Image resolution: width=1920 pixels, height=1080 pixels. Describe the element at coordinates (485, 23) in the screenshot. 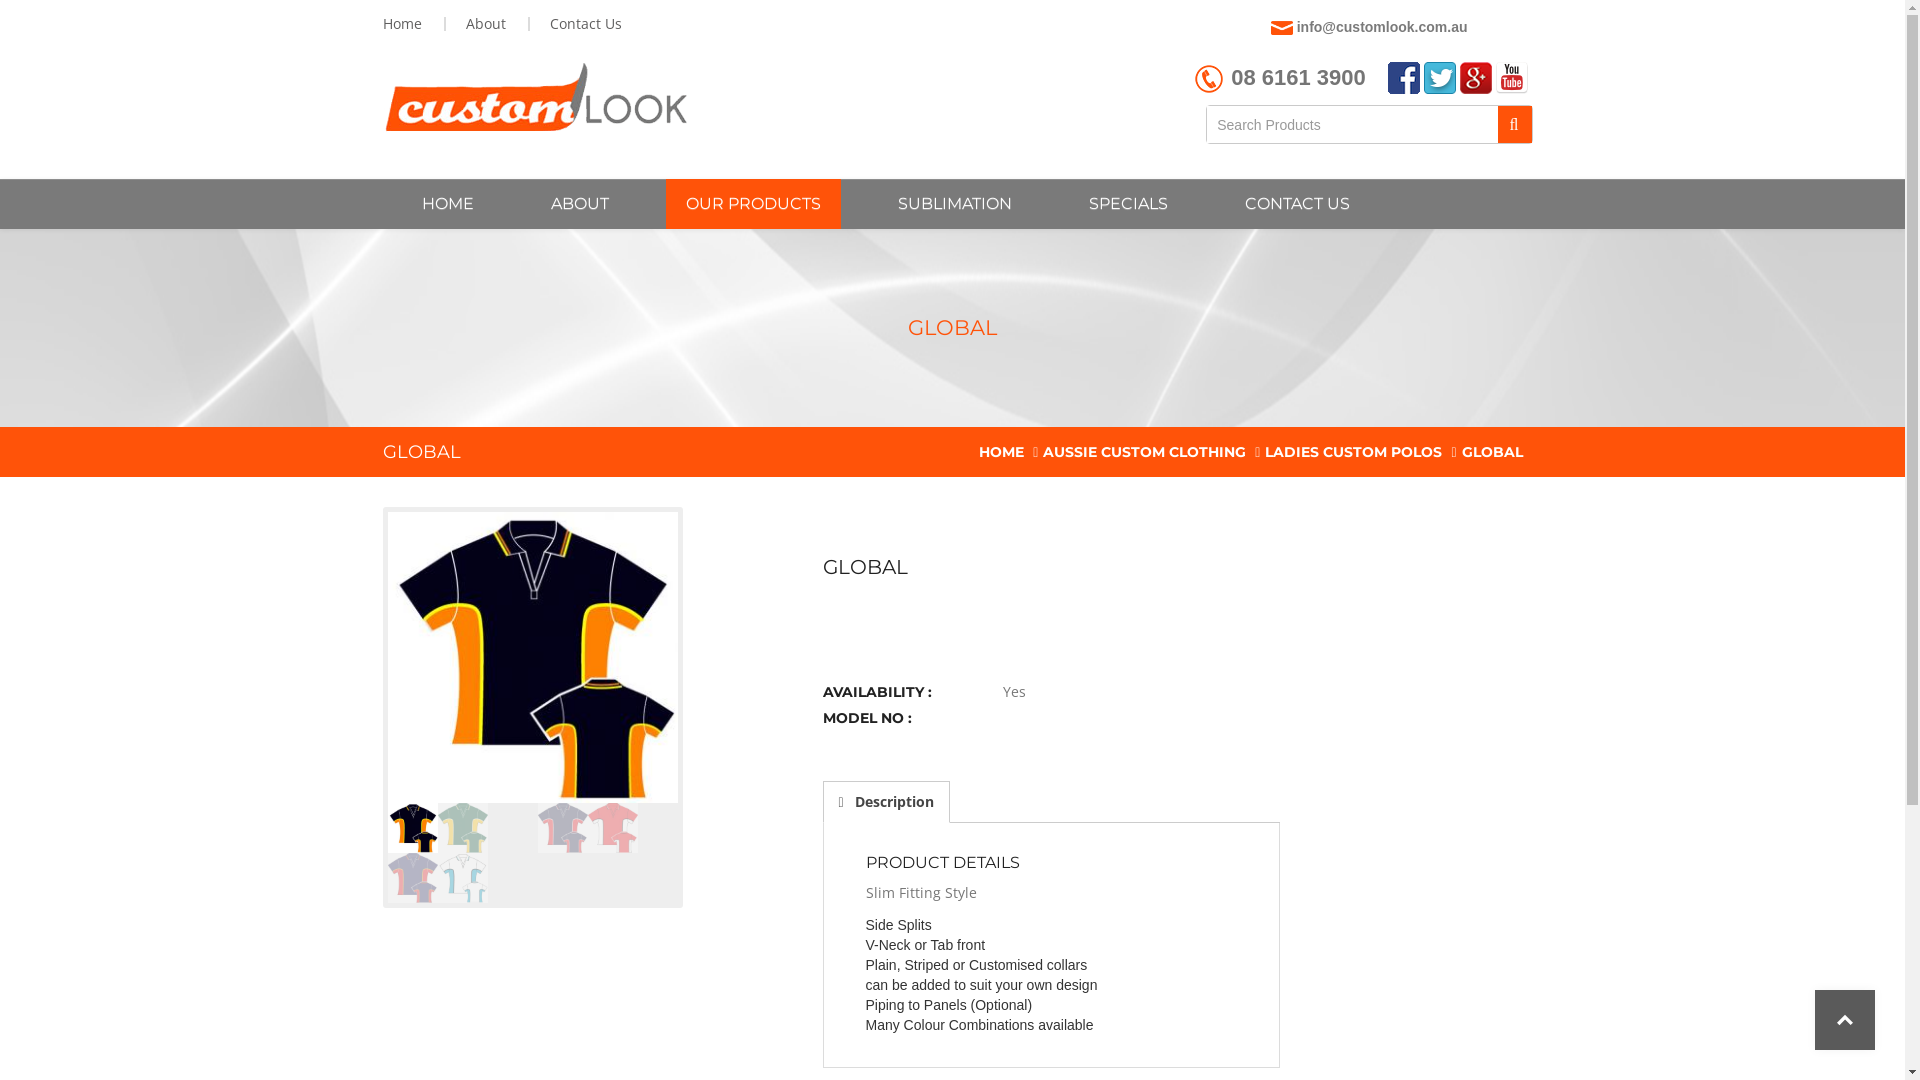

I see `'About'` at that location.